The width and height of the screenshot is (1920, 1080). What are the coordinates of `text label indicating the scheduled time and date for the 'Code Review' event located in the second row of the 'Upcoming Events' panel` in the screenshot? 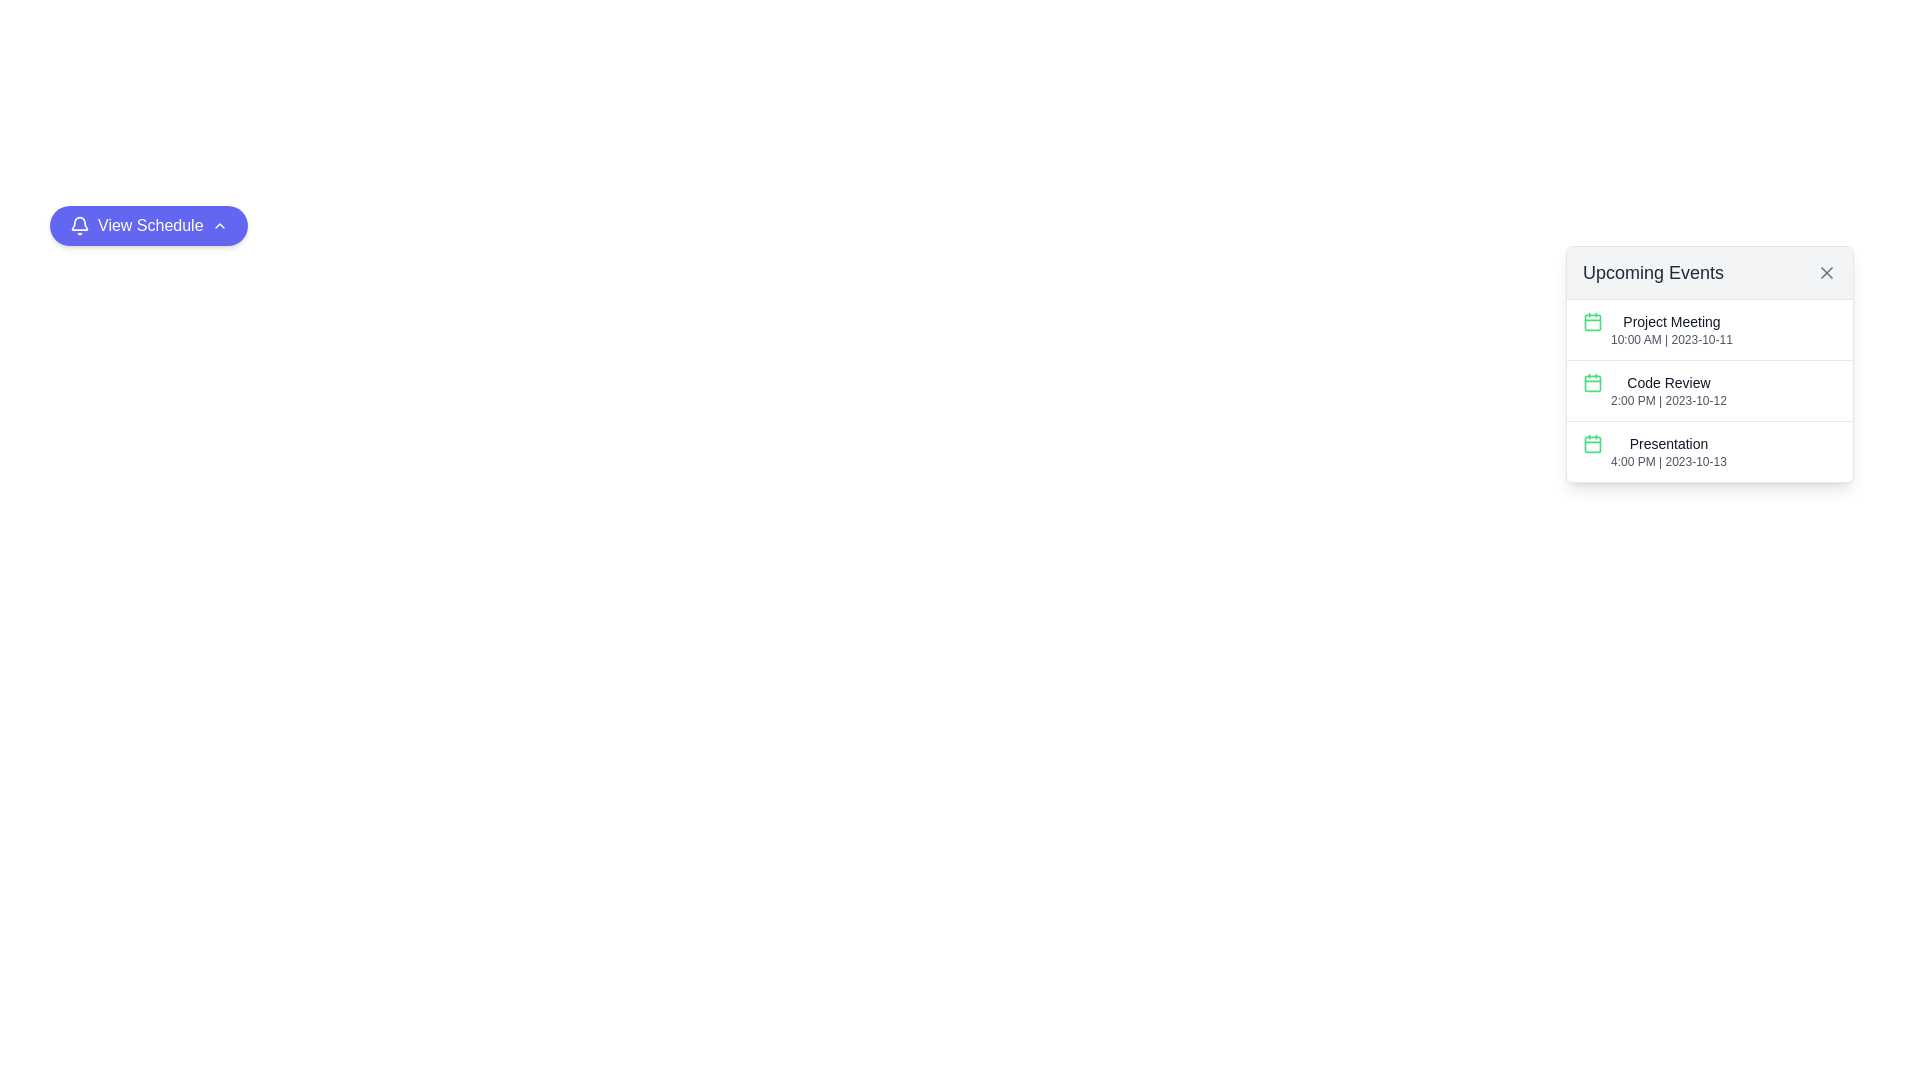 It's located at (1668, 401).